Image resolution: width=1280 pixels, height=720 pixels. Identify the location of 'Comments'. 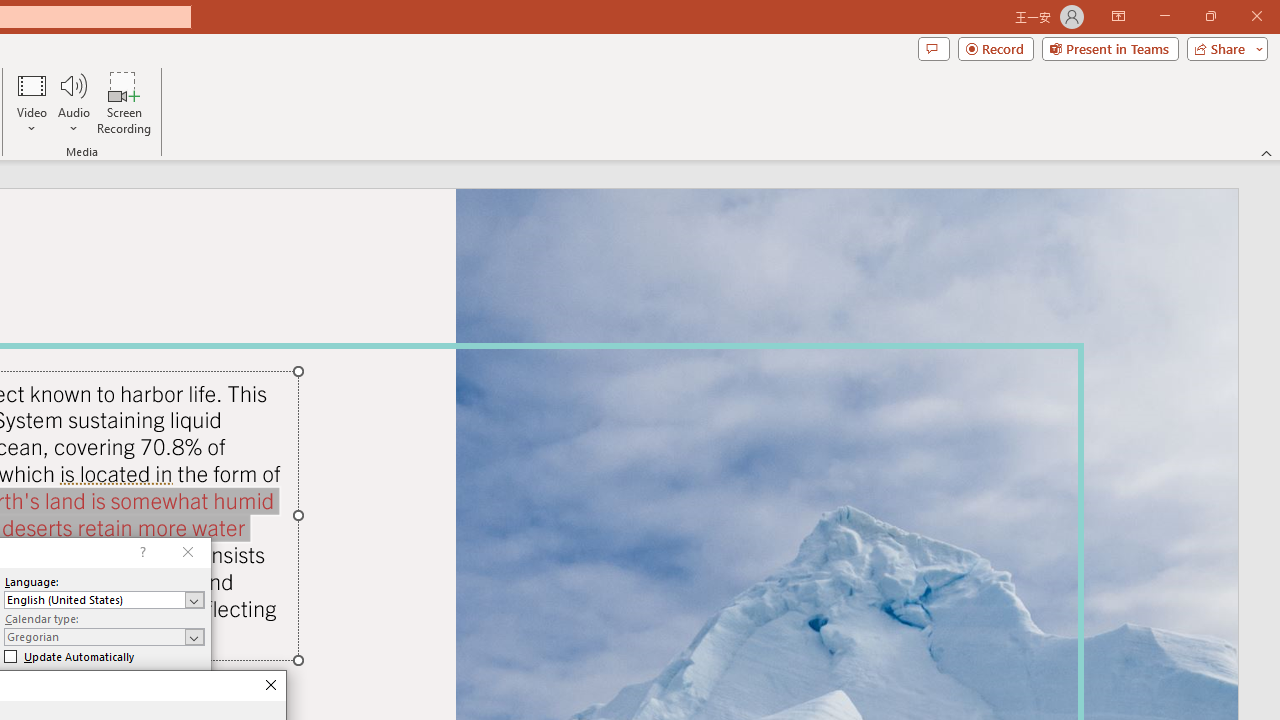
(932, 47).